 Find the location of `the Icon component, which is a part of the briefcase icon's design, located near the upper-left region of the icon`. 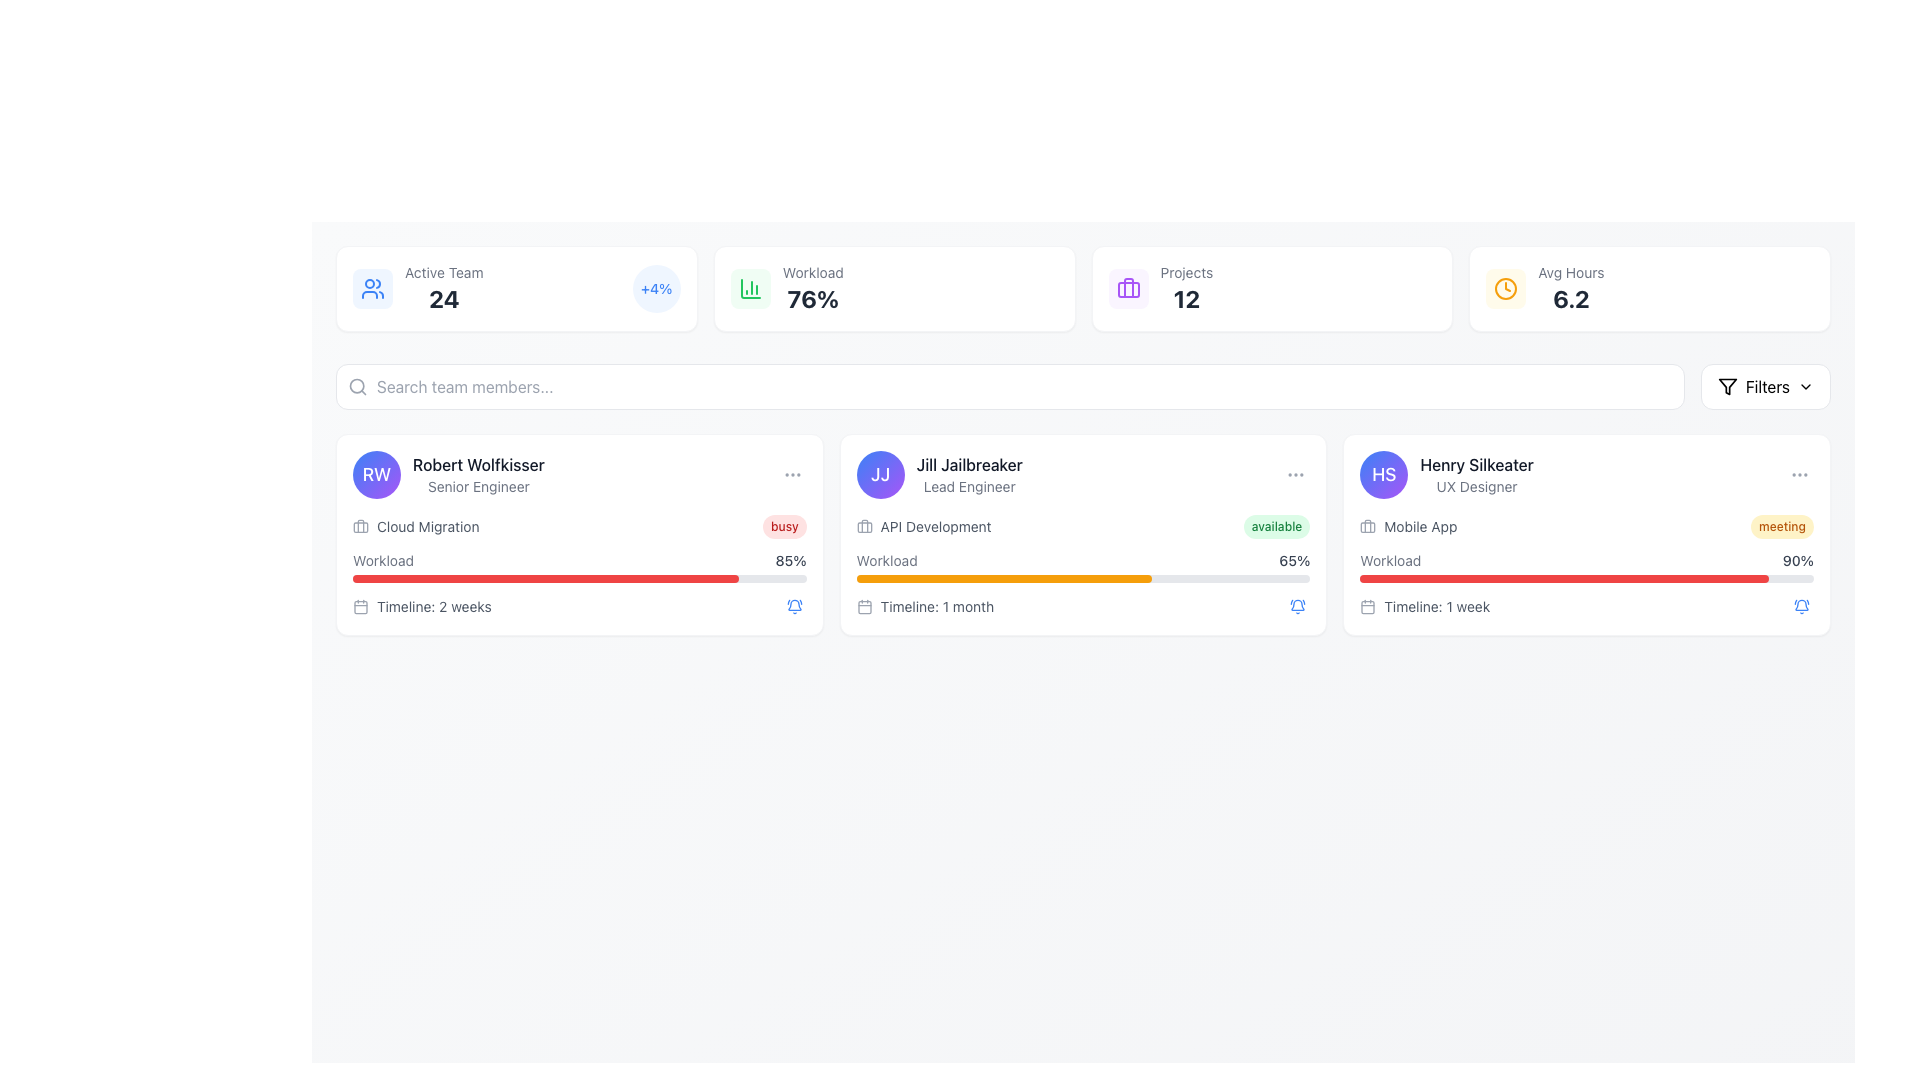

the Icon component, which is a part of the briefcase icon's design, located near the upper-left region of the icon is located at coordinates (1367, 525).